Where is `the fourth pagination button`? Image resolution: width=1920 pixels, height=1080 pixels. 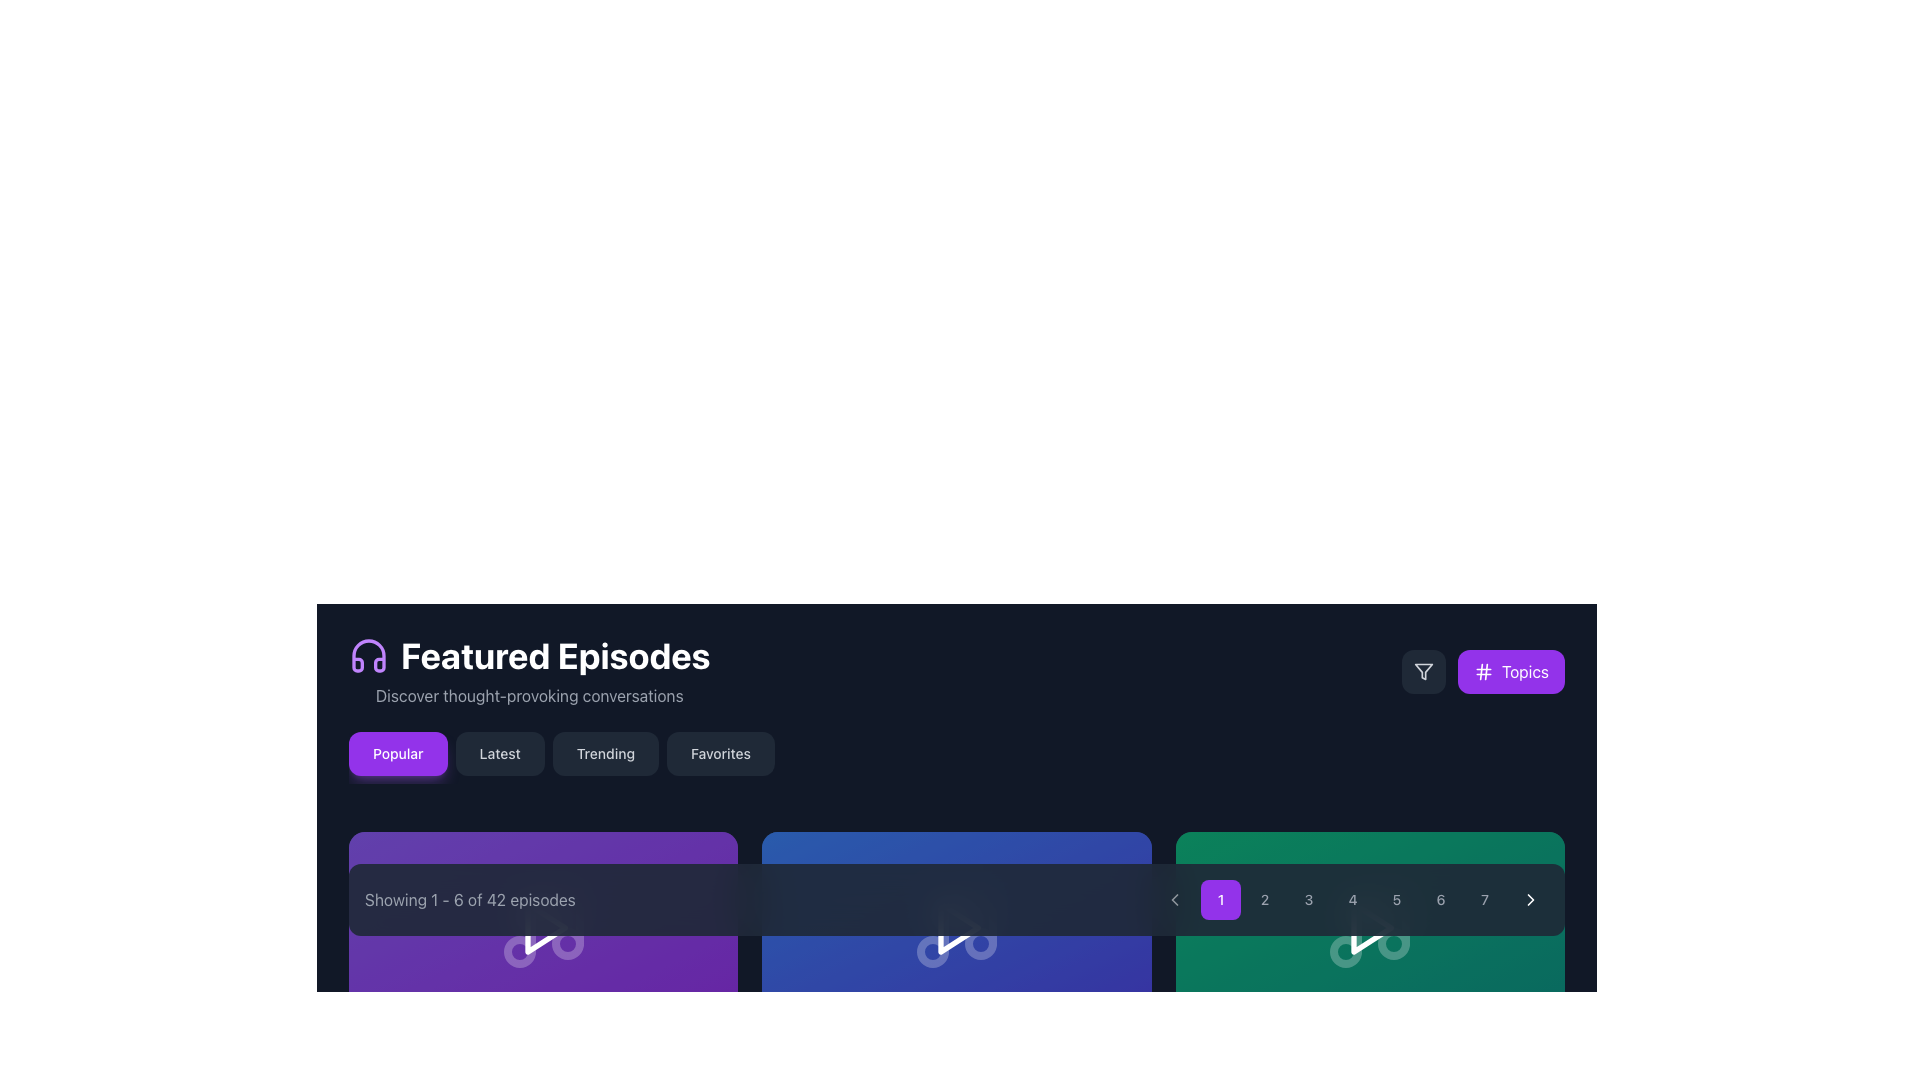 the fourth pagination button is located at coordinates (1353, 898).